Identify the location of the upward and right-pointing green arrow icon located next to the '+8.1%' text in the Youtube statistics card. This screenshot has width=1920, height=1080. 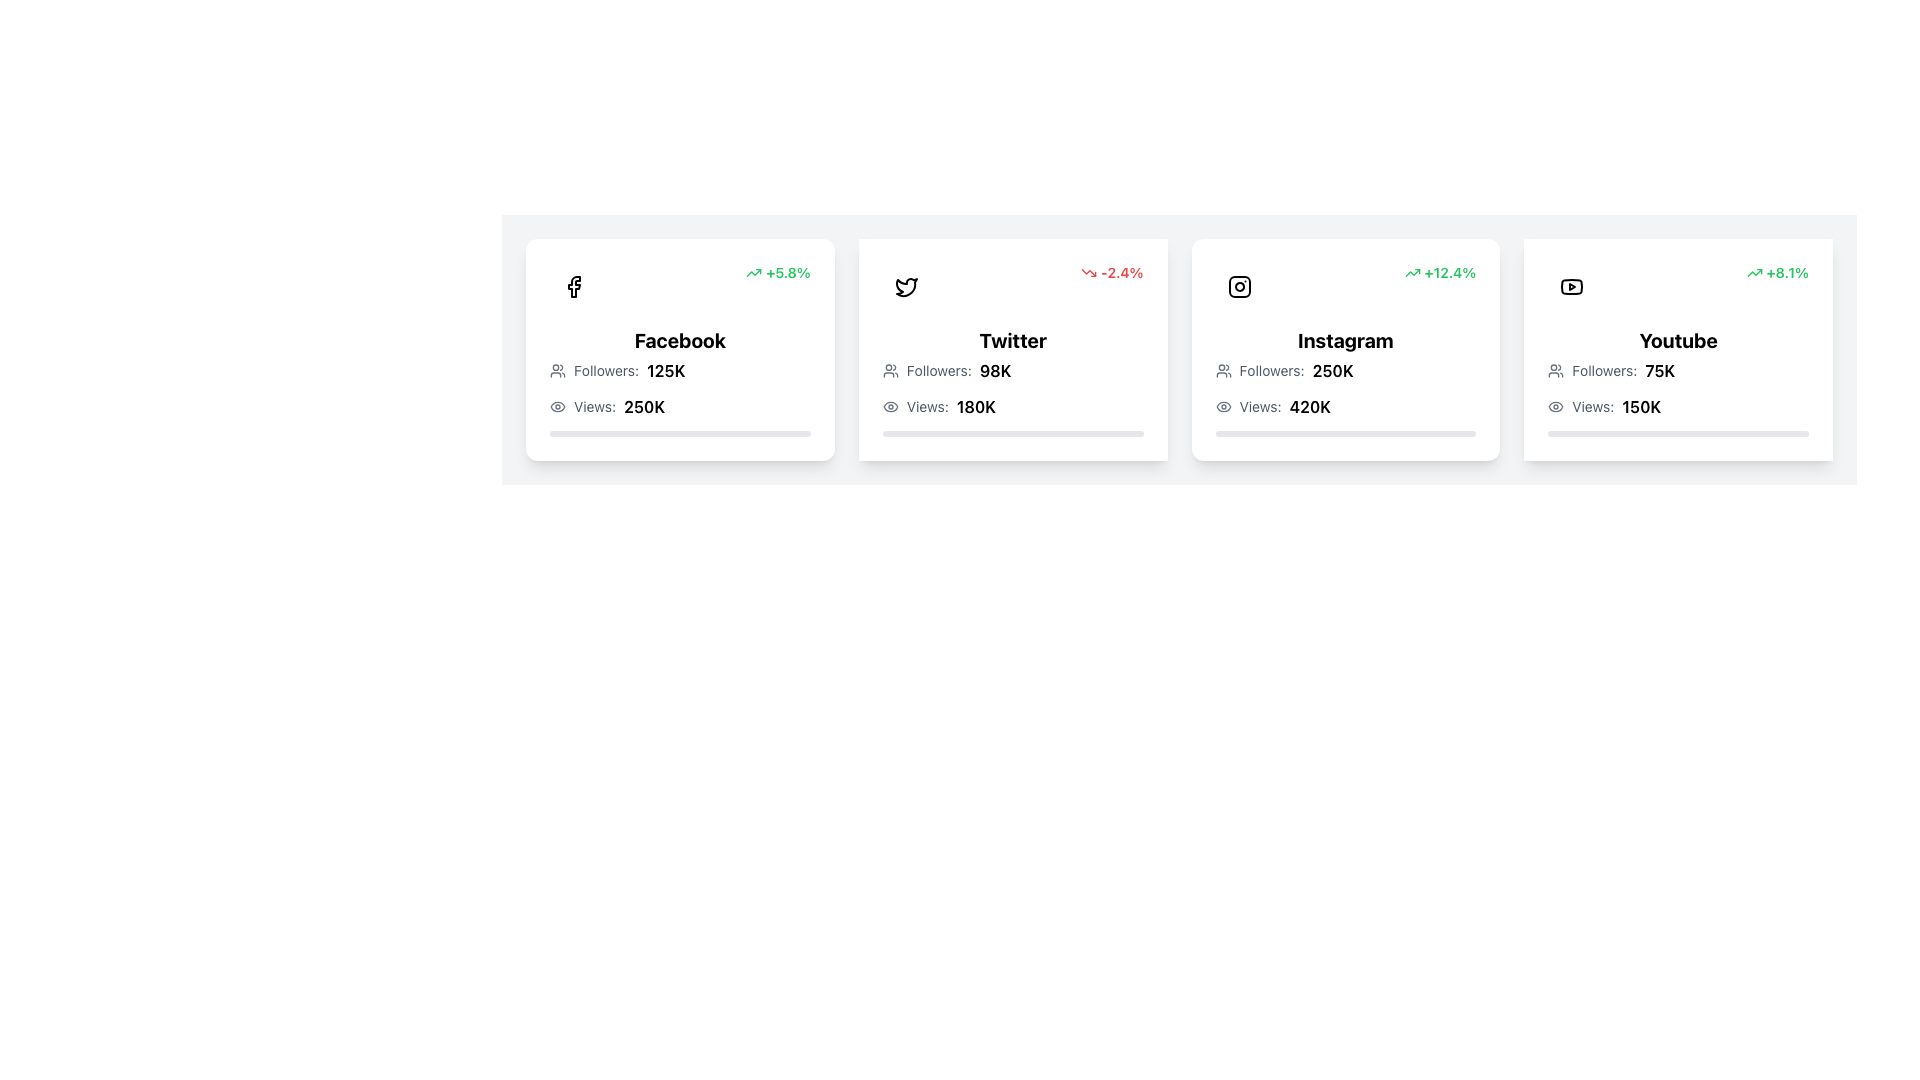
(1753, 273).